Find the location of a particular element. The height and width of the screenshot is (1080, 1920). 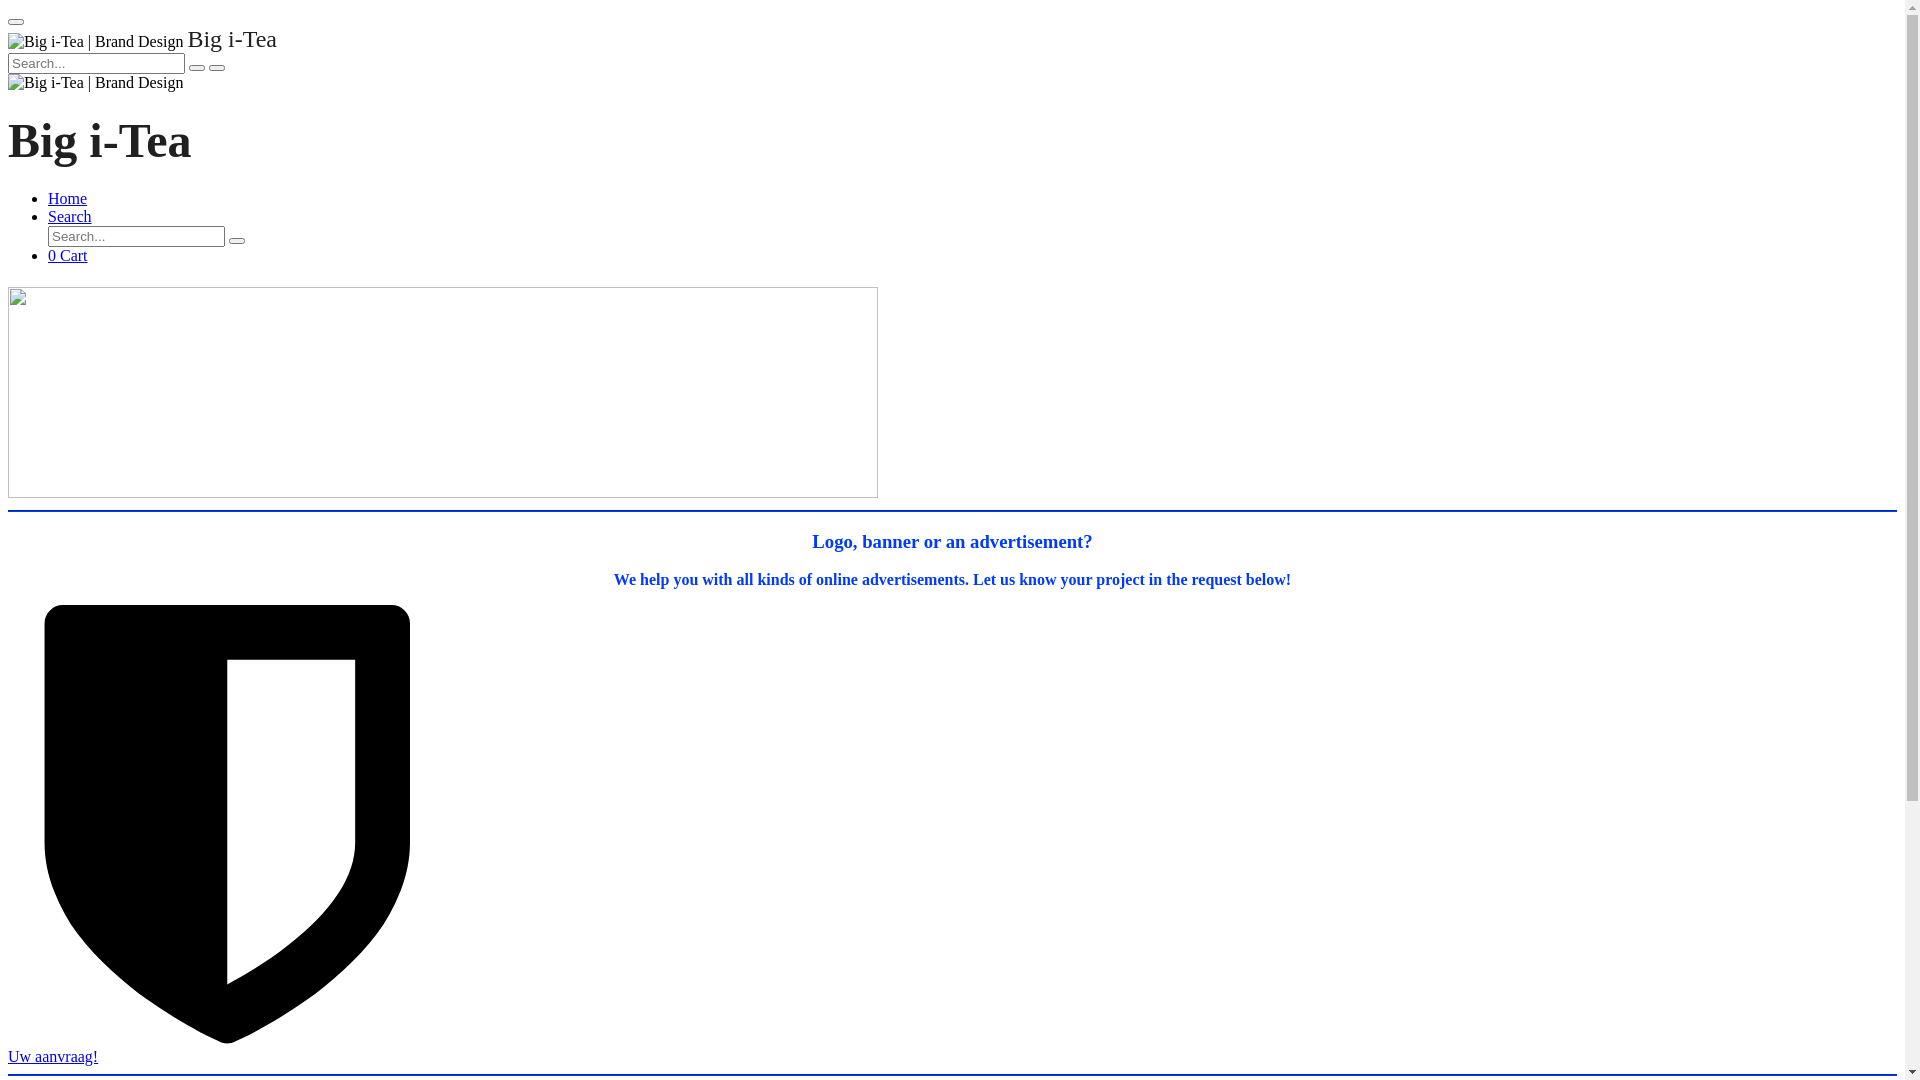

'Home' is located at coordinates (48, 198).